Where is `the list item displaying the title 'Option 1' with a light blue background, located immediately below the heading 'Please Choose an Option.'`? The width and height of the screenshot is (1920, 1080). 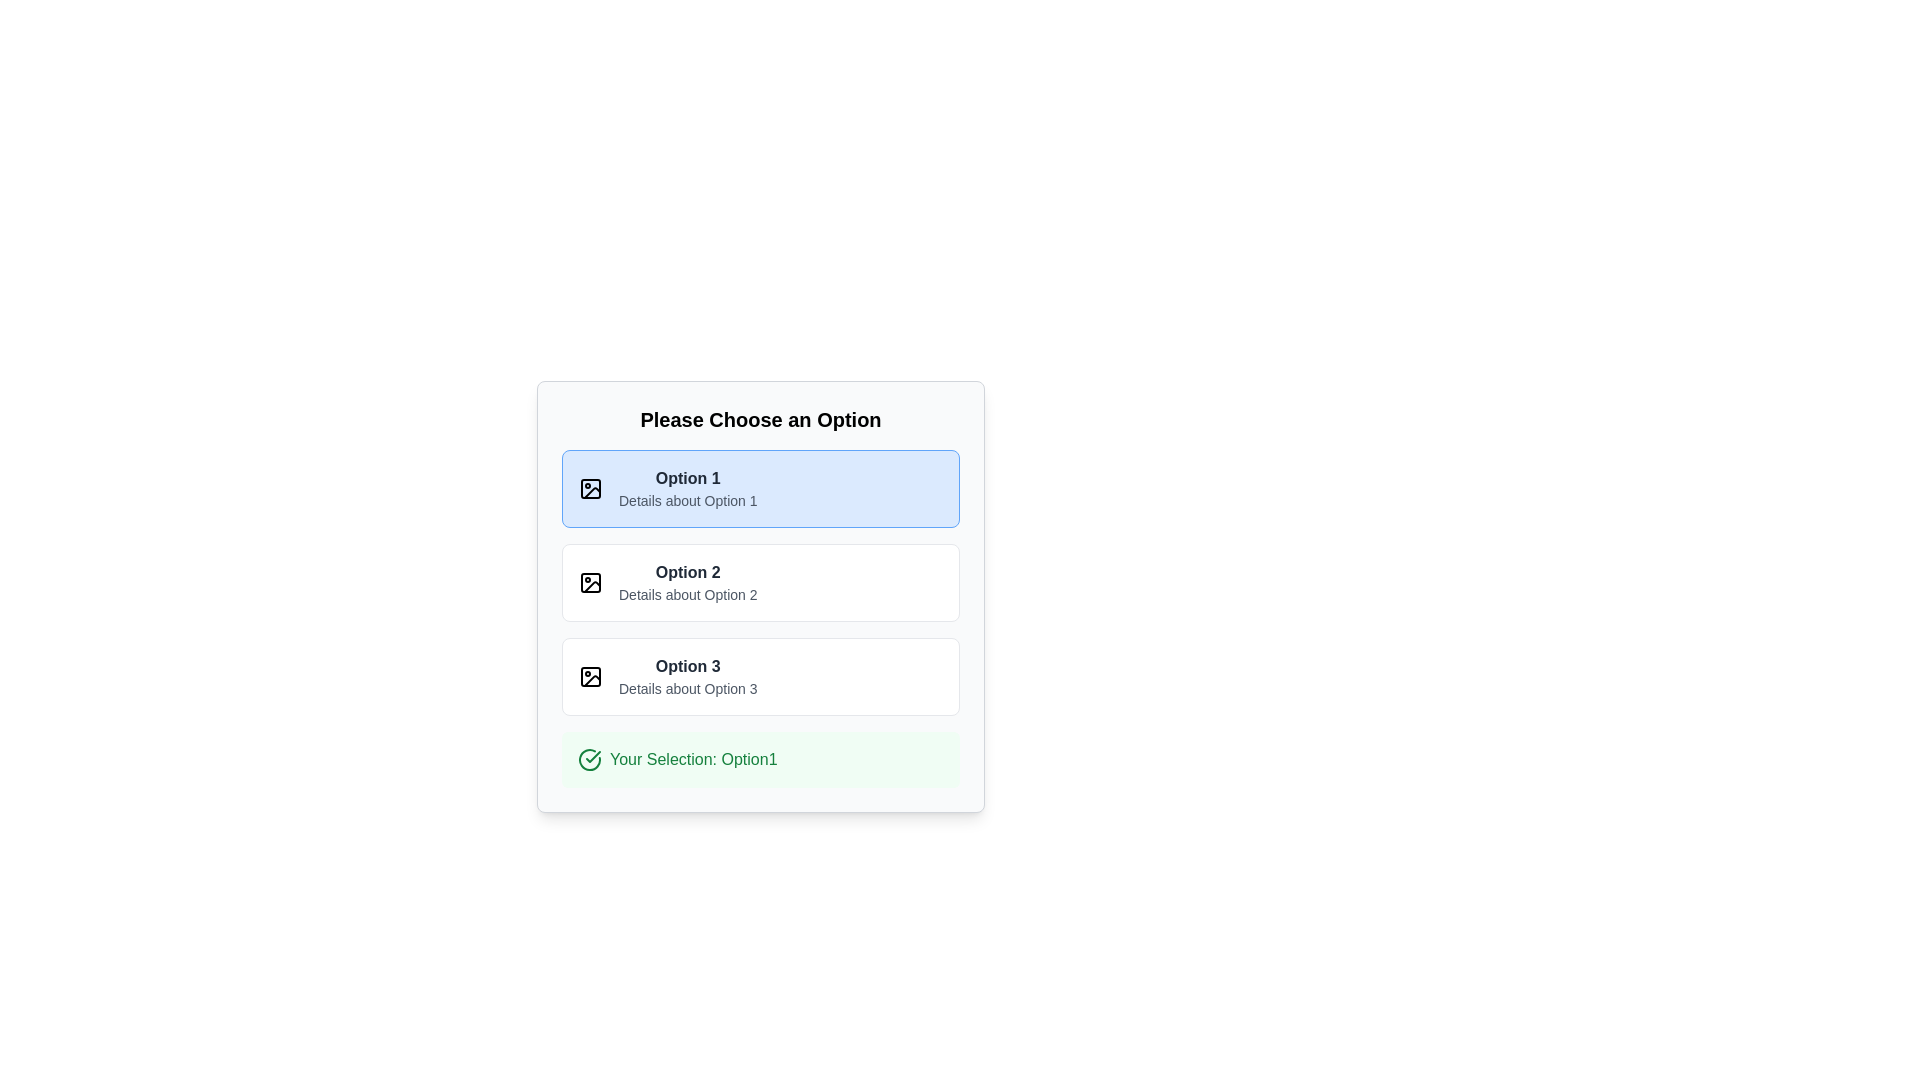 the list item displaying the title 'Option 1' with a light blue background, located immediately below the heading 'Please Choose an Option.' is located at coordinates (688, 489).